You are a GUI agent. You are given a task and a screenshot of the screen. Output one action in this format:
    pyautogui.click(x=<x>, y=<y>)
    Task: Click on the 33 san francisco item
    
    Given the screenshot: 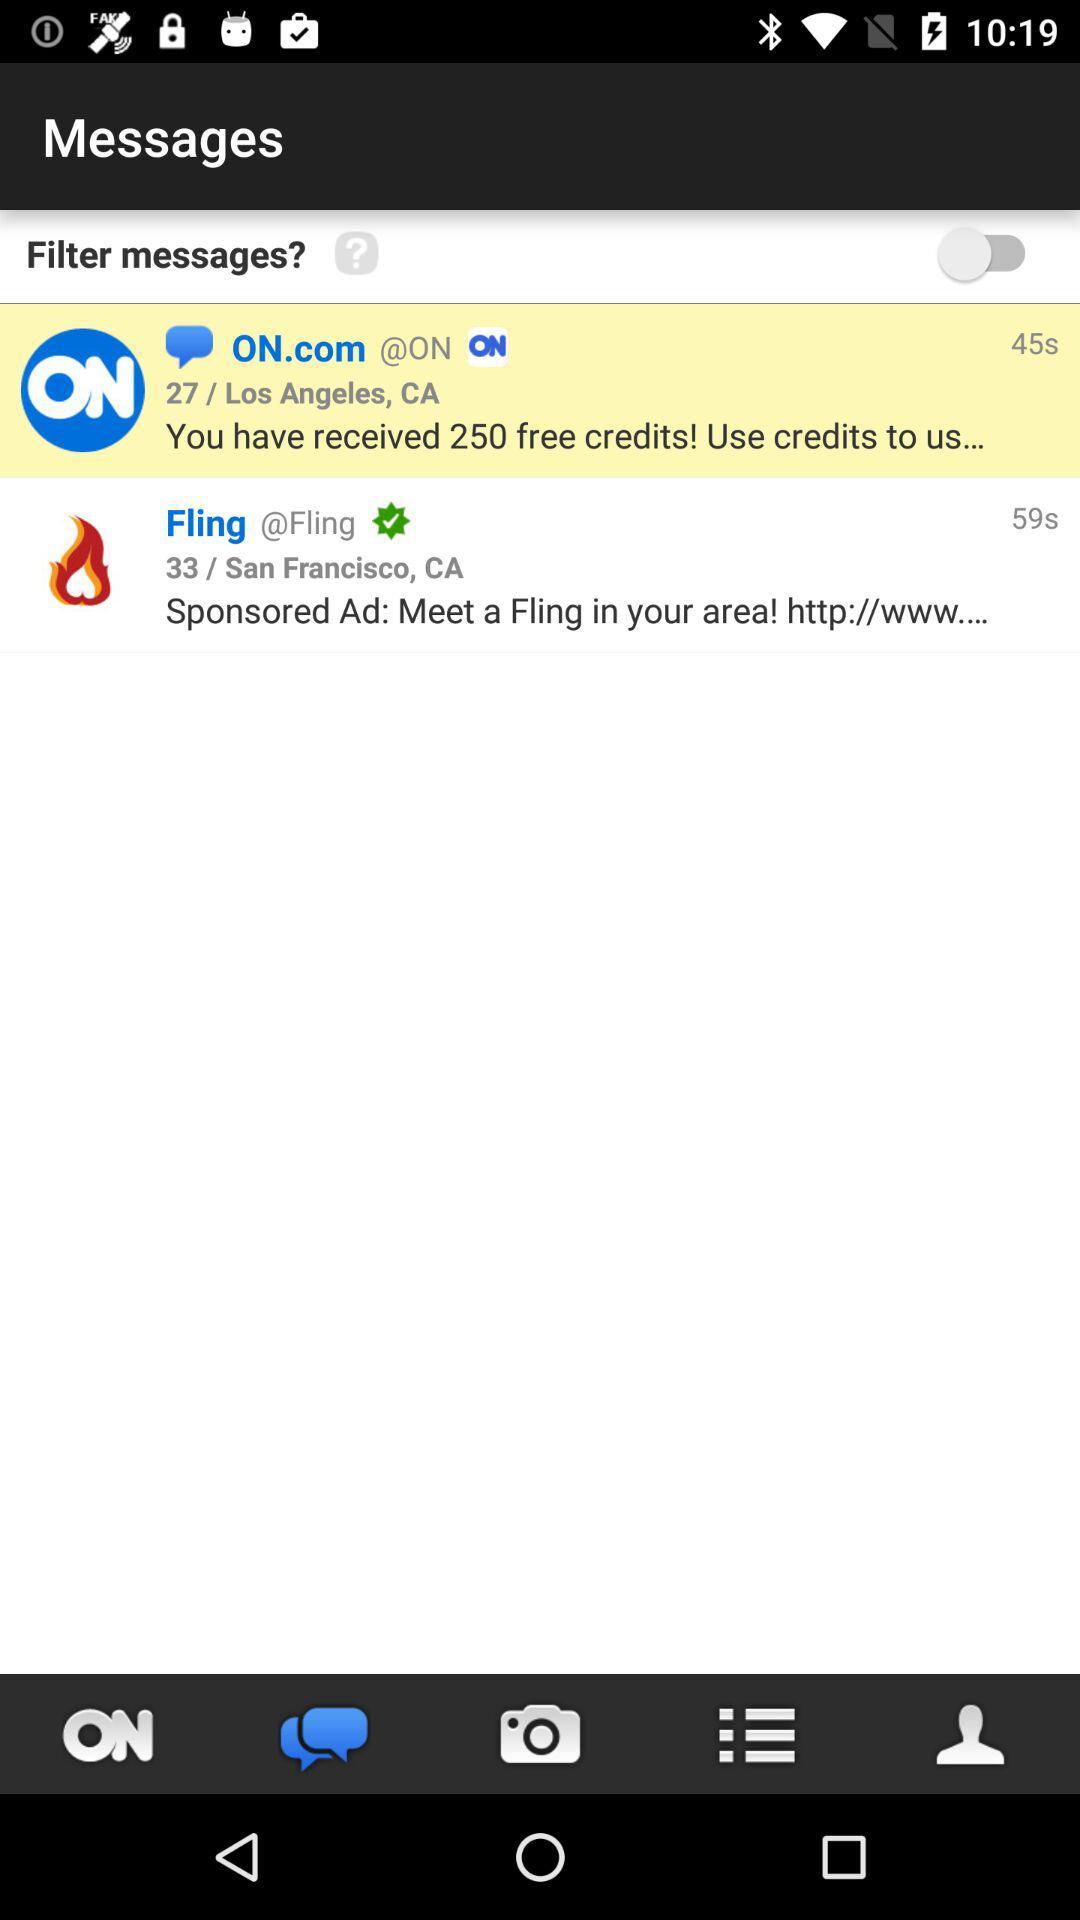 What is the action you would take?
    pyautogui.click(x=314, y=565)
    